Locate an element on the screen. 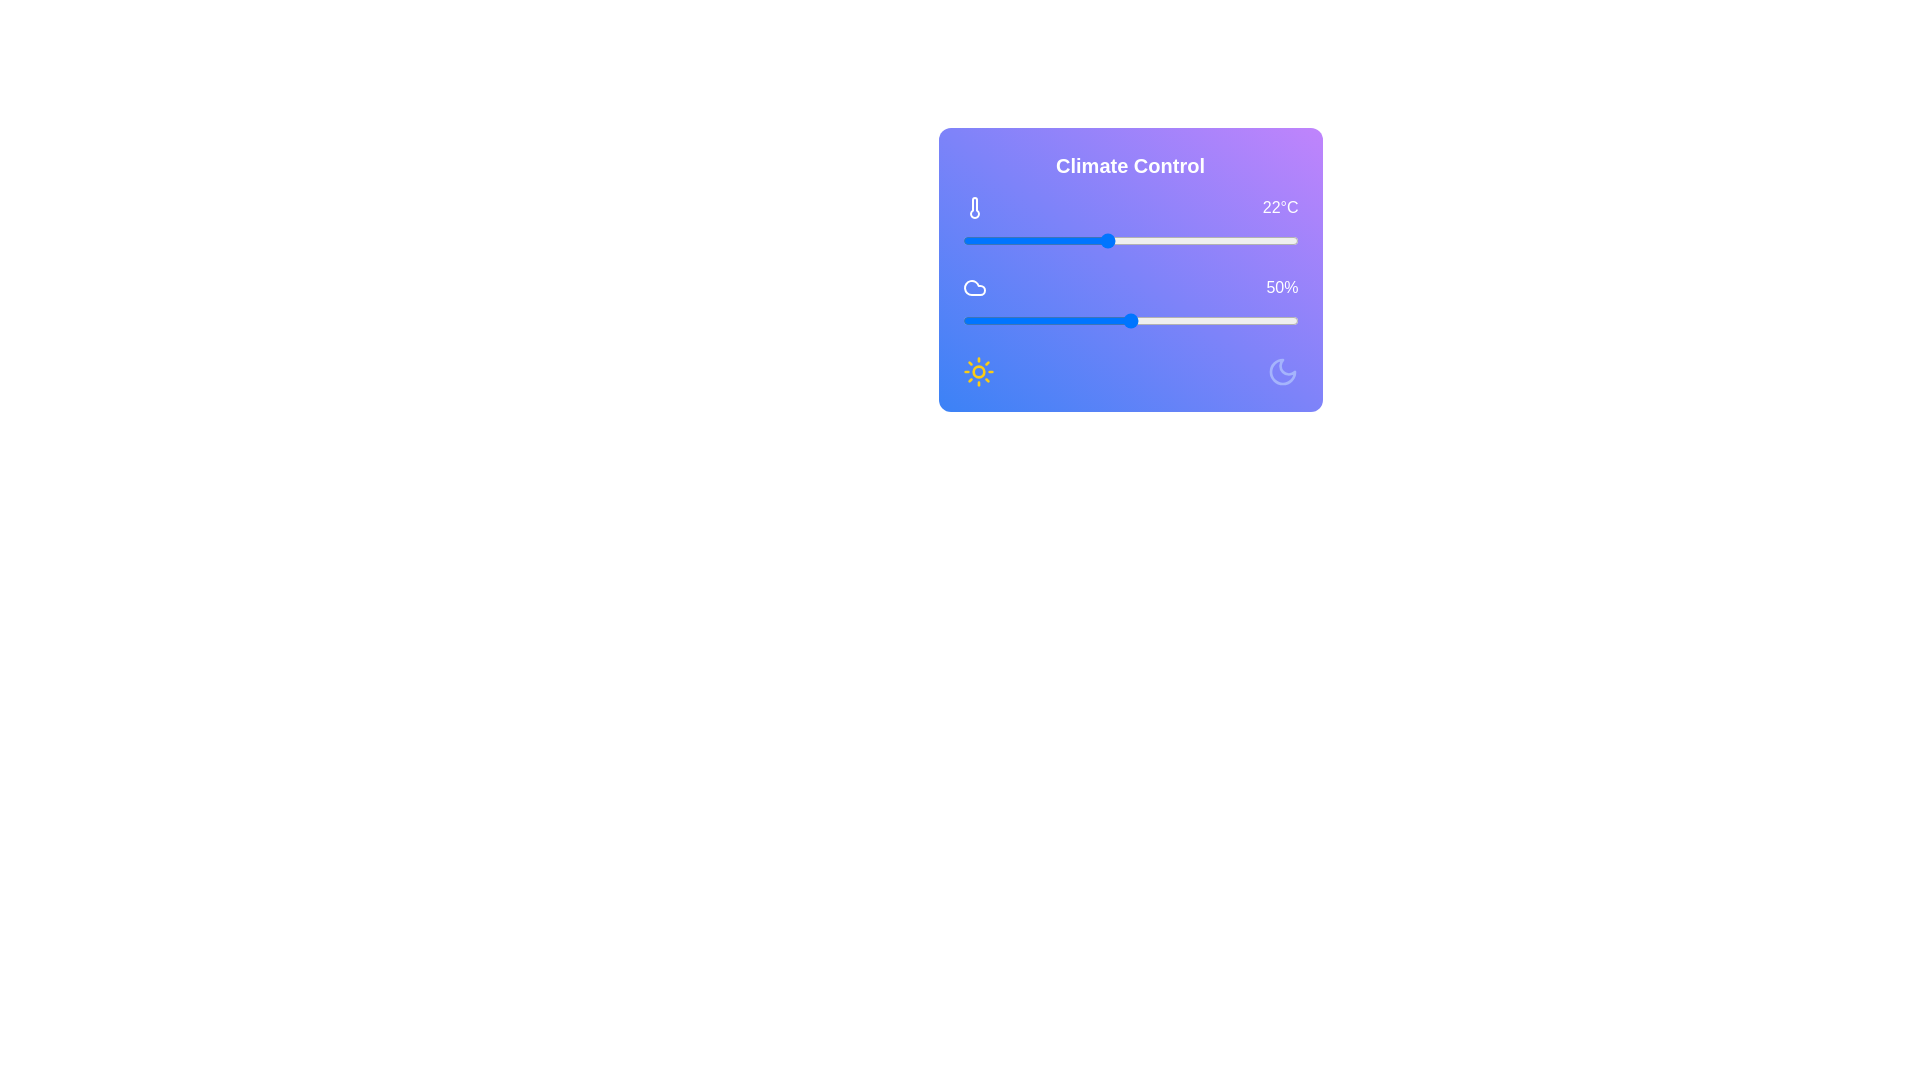 This screenshot has height=1080, width=1920. the slider is located at coordinates (1220, 288).